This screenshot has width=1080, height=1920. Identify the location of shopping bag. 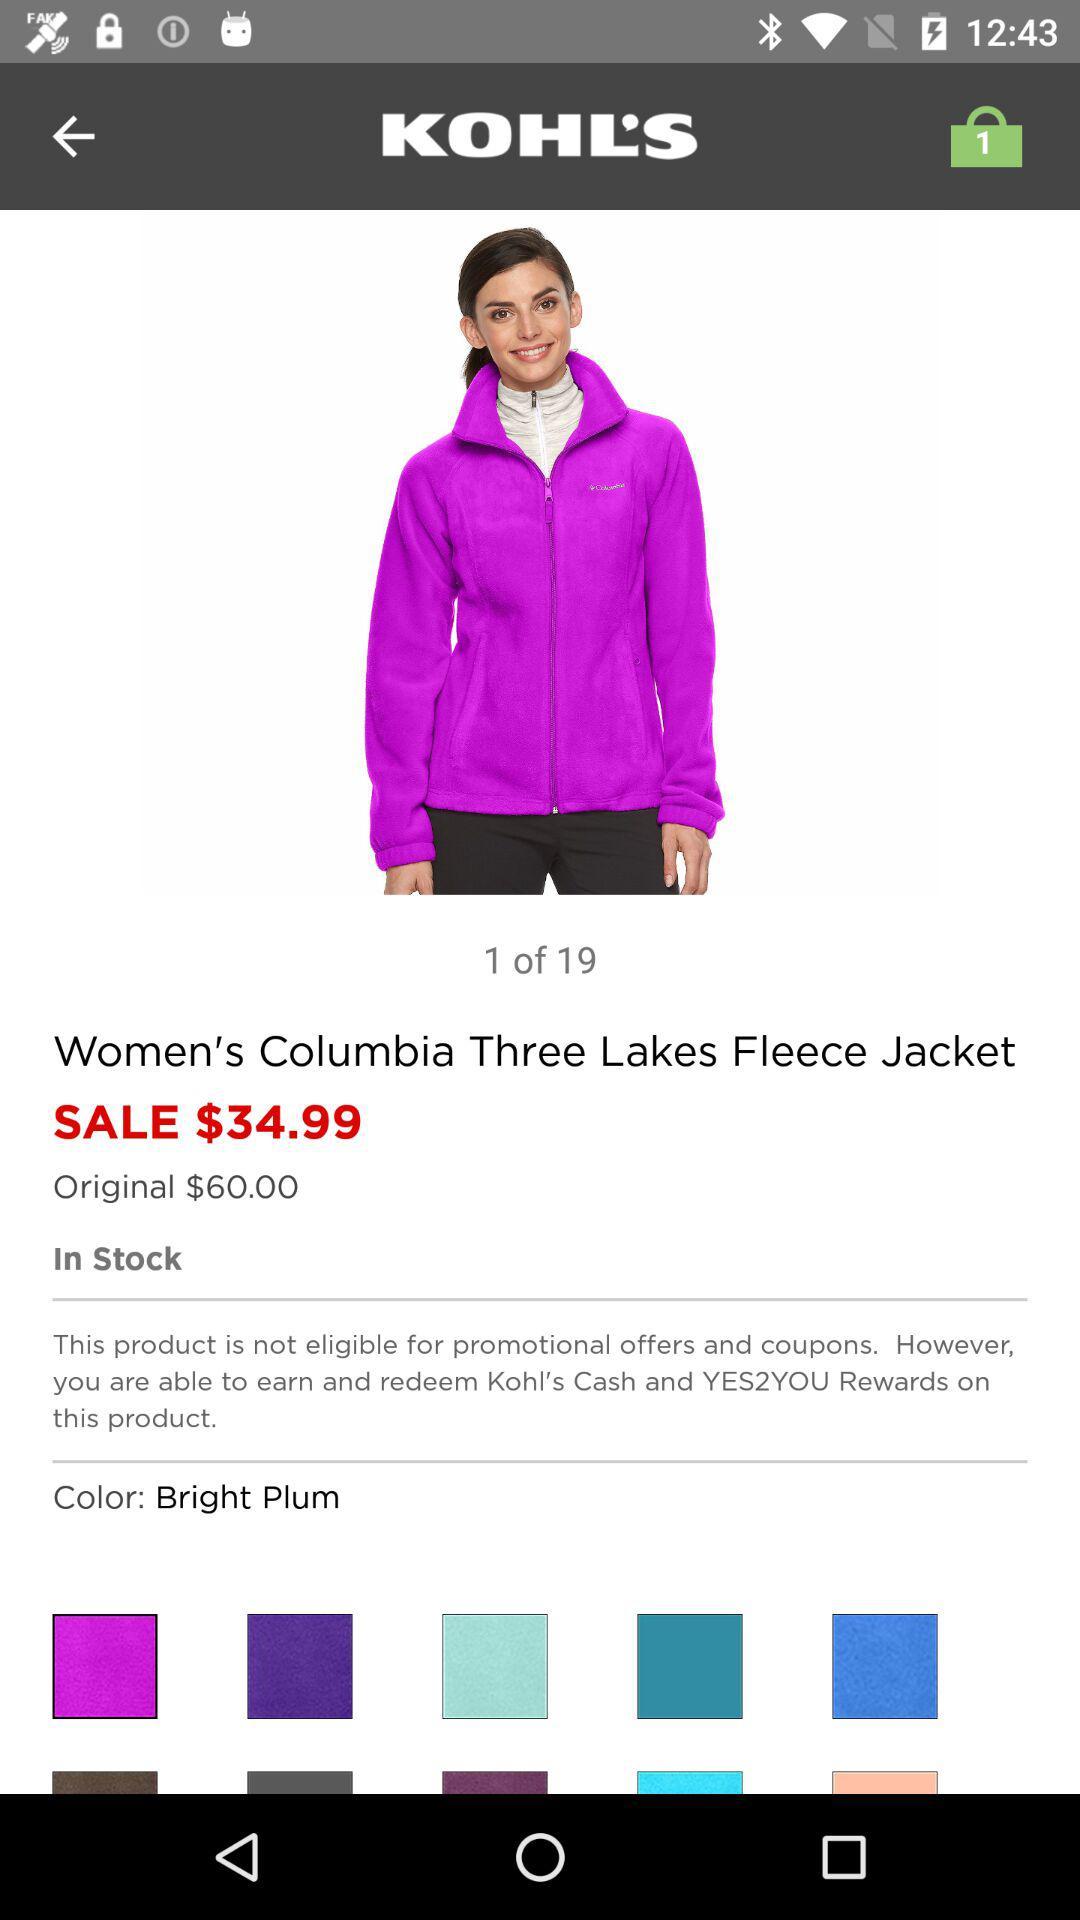
(980, 135).